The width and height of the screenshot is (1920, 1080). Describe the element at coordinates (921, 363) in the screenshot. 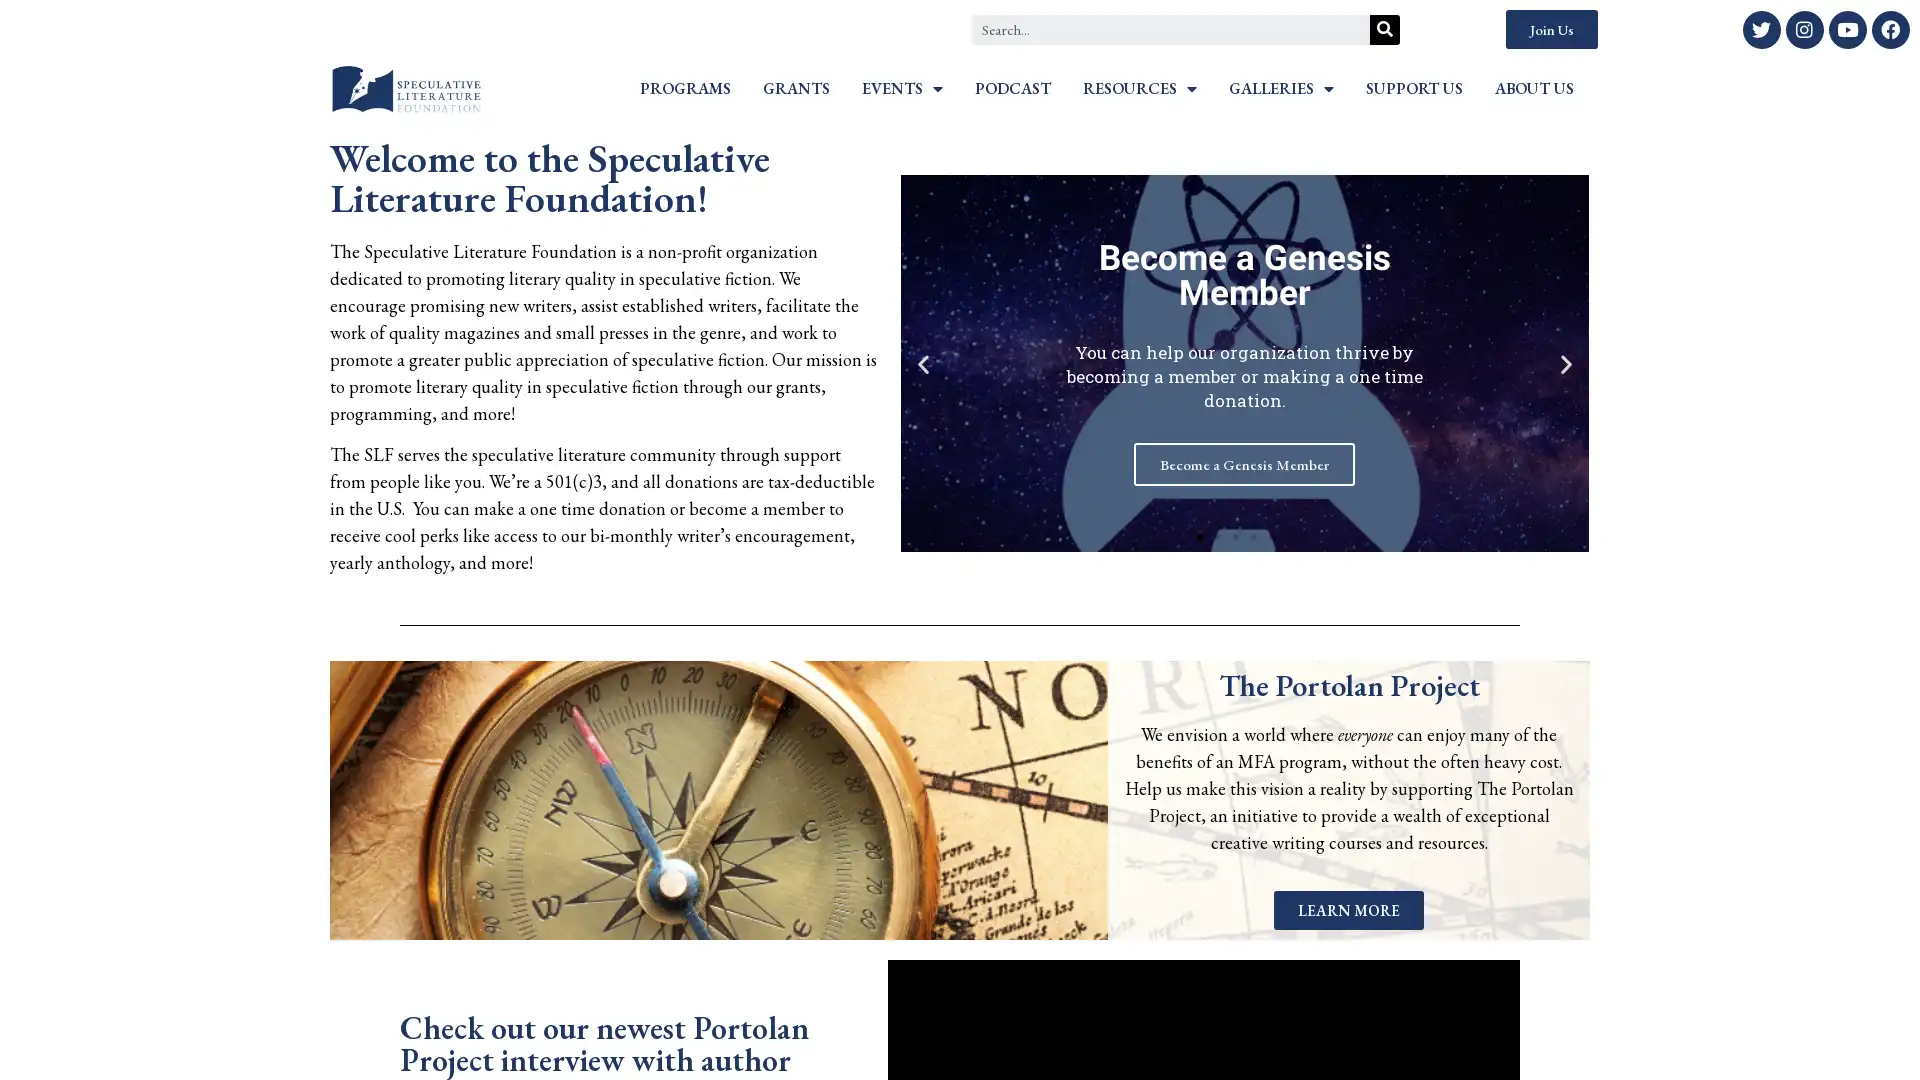

I see `Previous slide` at that location.